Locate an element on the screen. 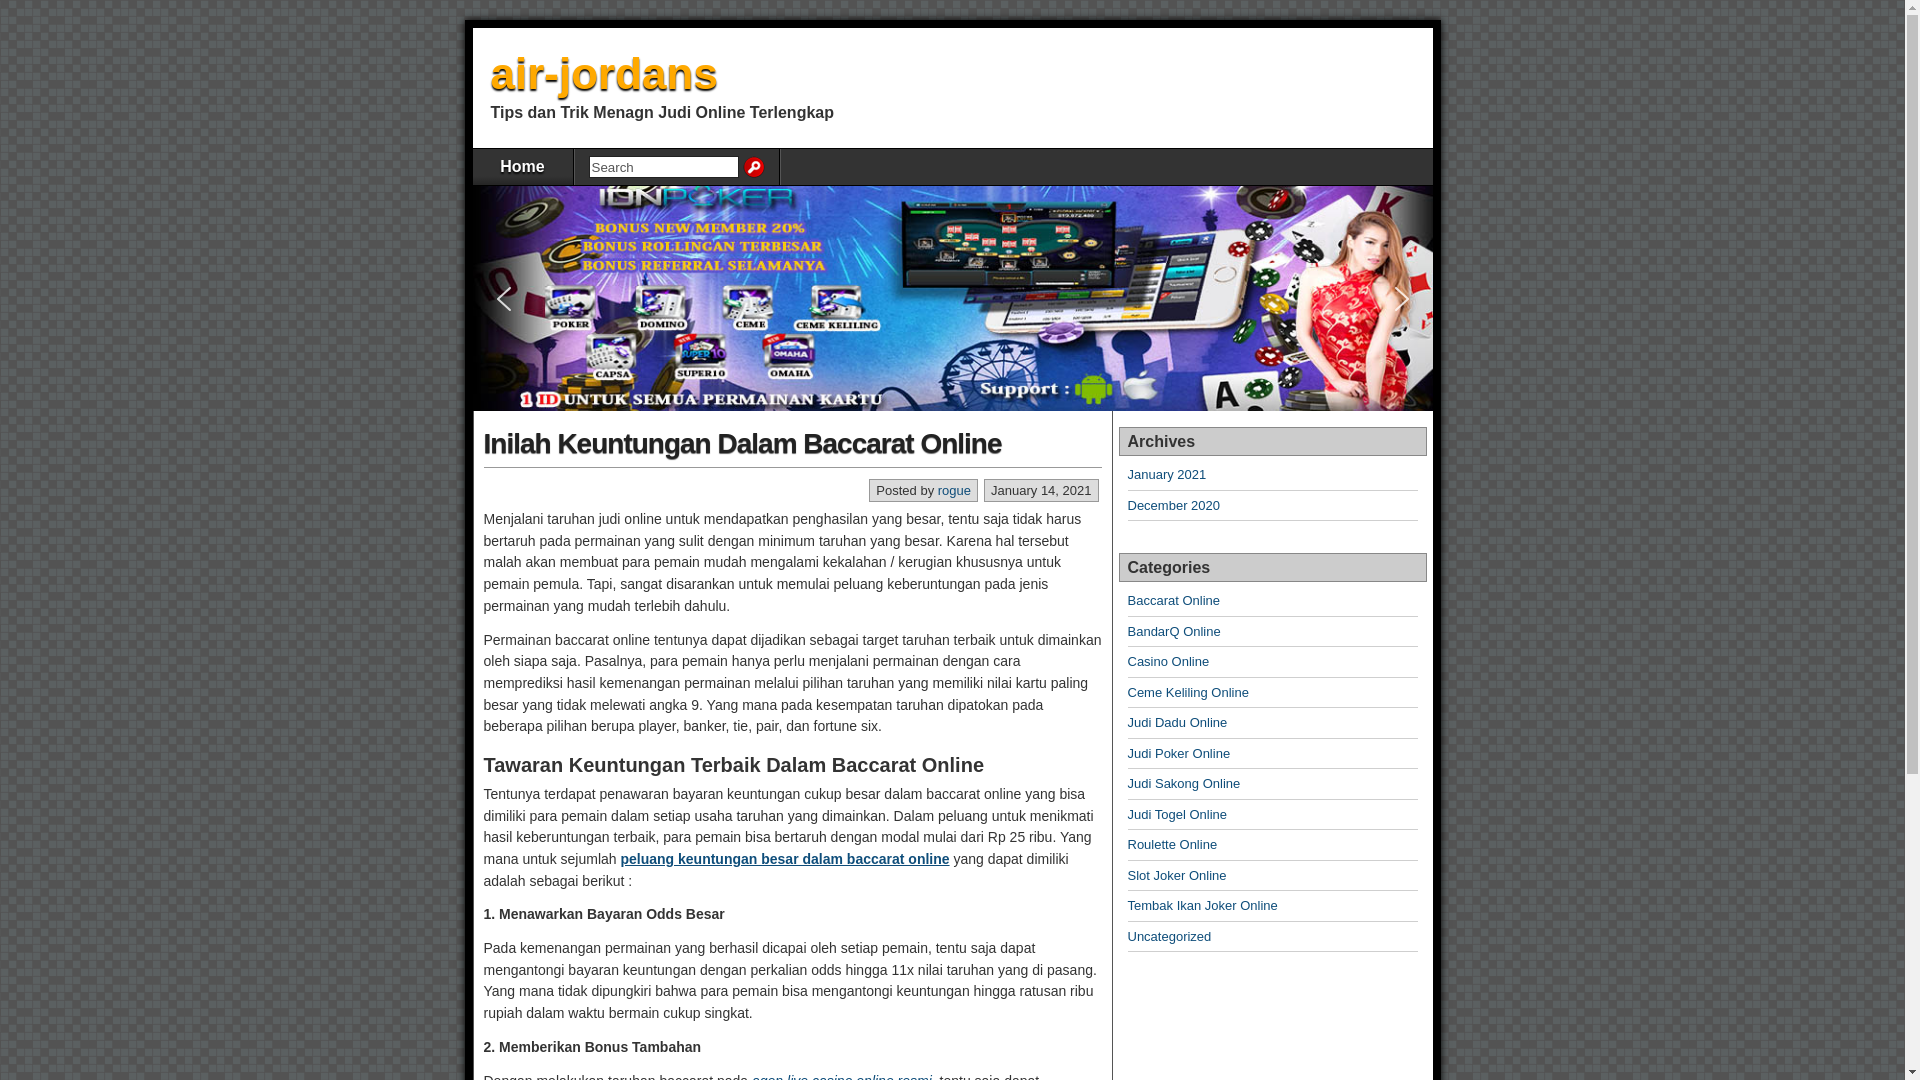  'Judi Togel Online' is located at coordinates (1128, 814).